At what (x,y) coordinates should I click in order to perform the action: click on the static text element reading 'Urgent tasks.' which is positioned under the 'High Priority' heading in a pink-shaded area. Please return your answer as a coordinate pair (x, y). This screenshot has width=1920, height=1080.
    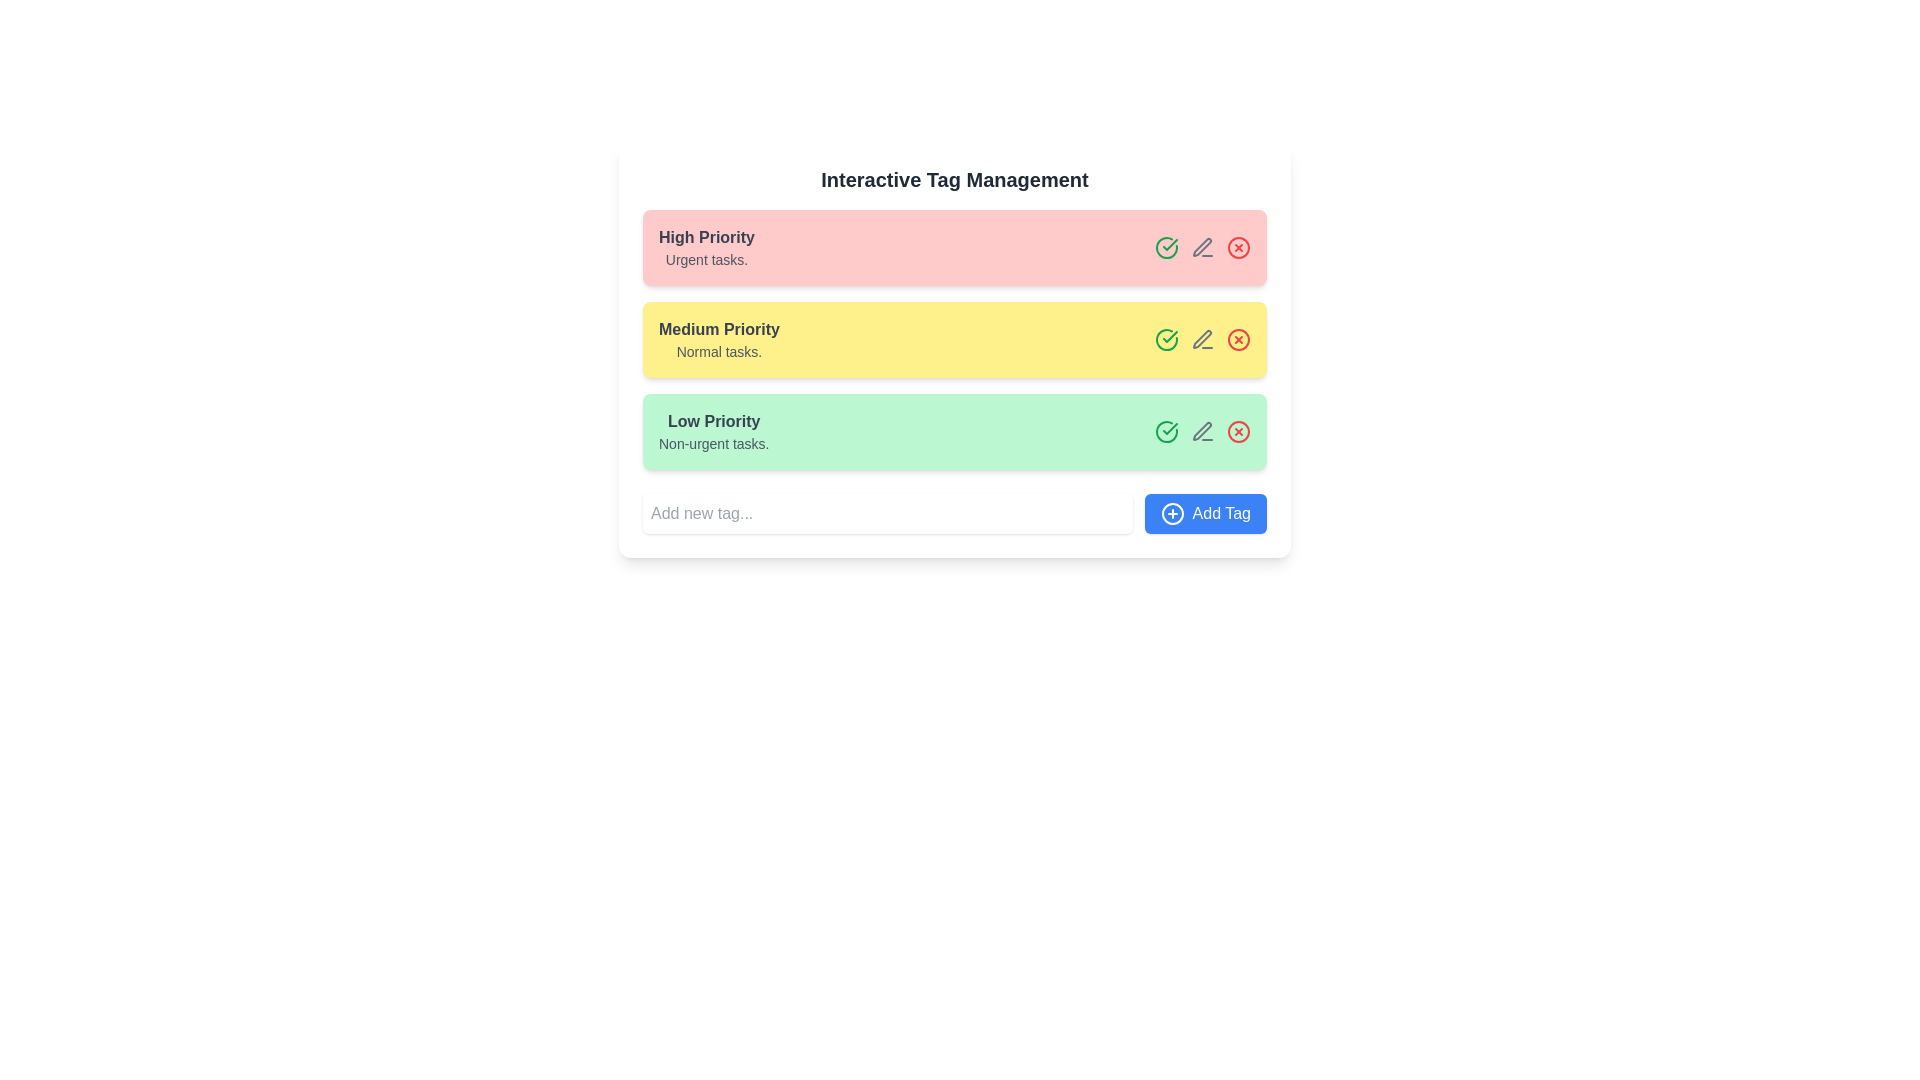
    Looking at the image, I should click on (706, 258).